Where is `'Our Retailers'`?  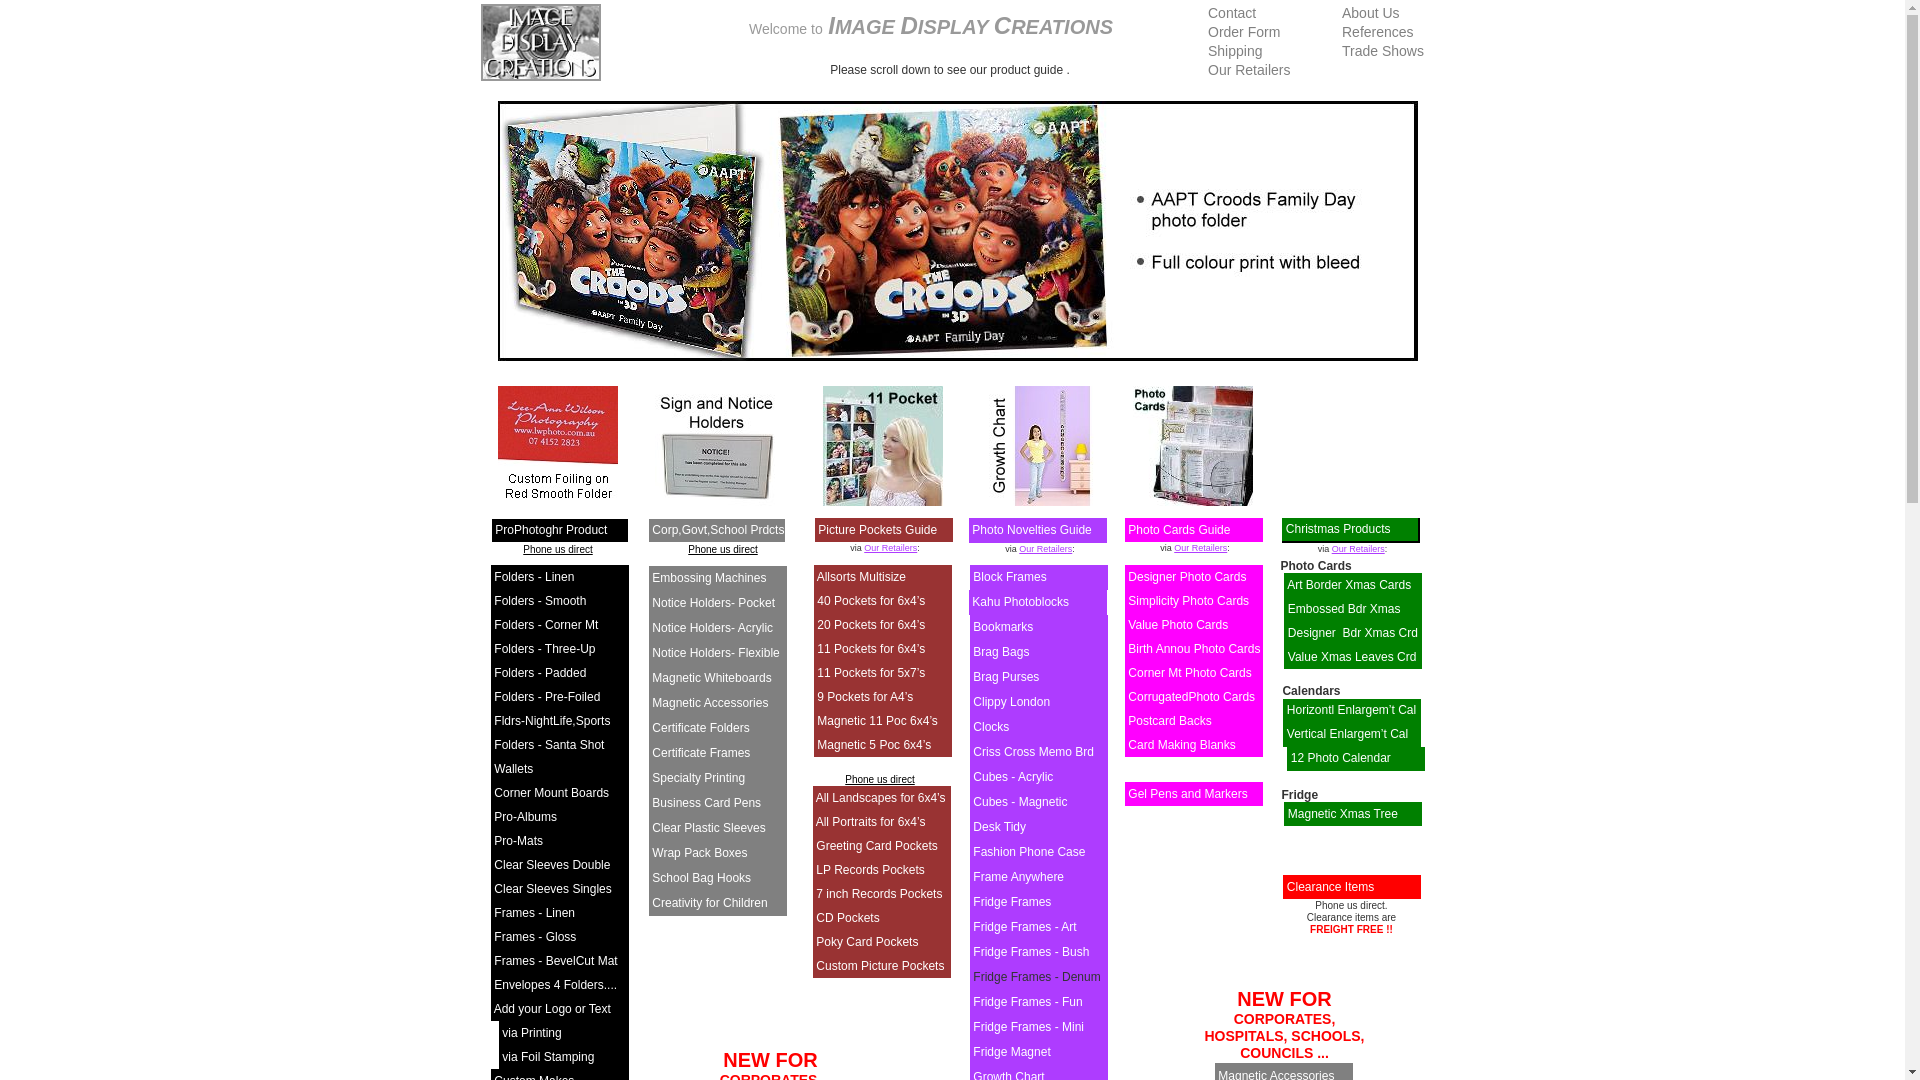
'Our Retailers' is located at coordinates (1044, 548).